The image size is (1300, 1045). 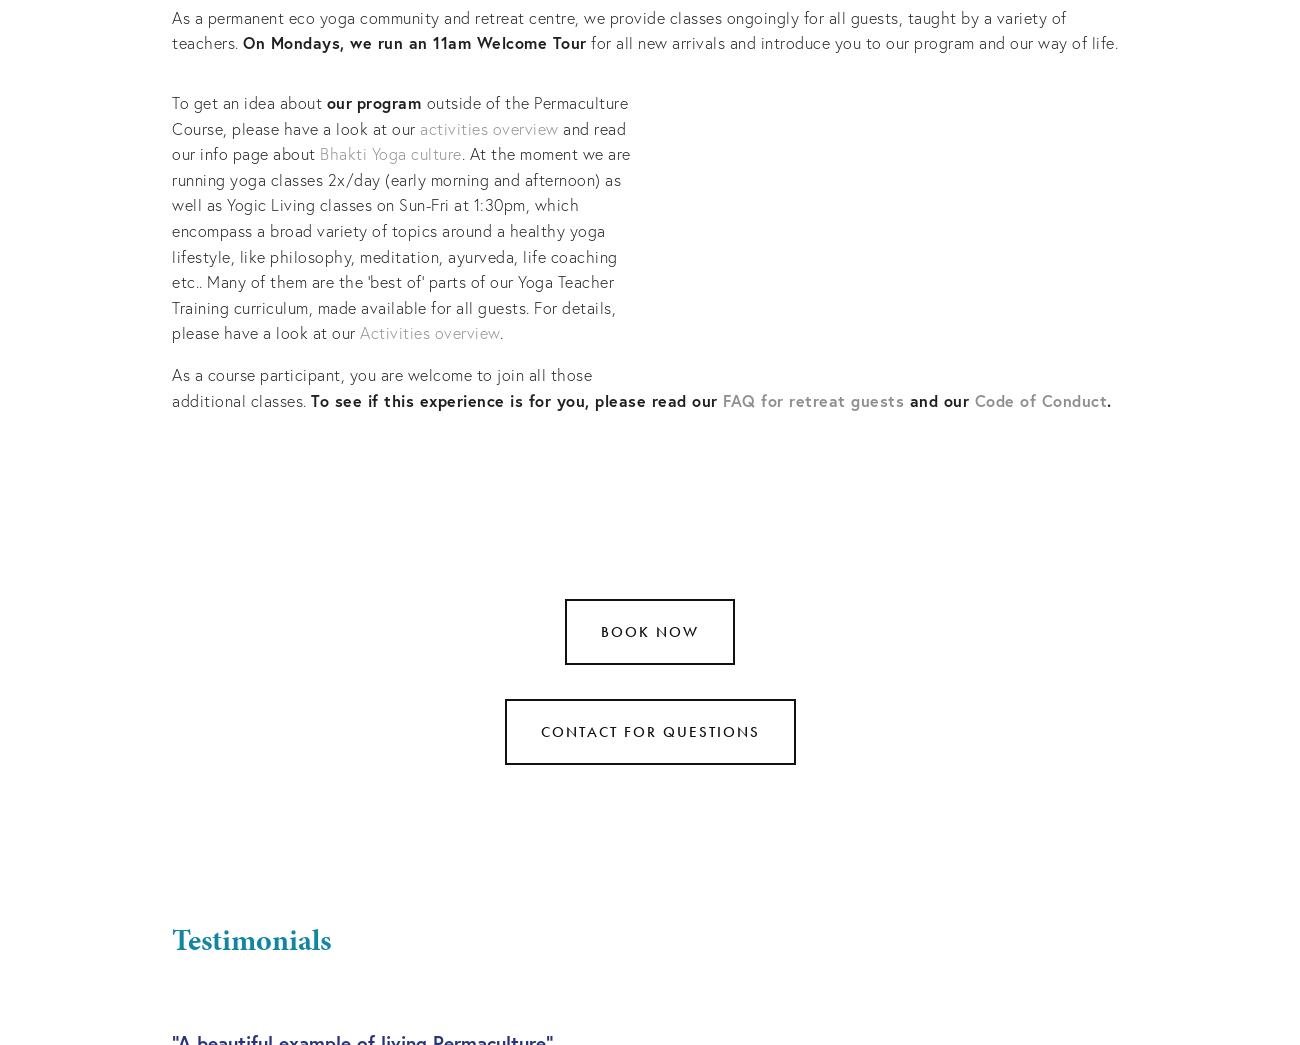 What do you see at coordinates (171, 102) in the screenshot?
I see `'To get an idea about'` at bounding box center [171, 102].